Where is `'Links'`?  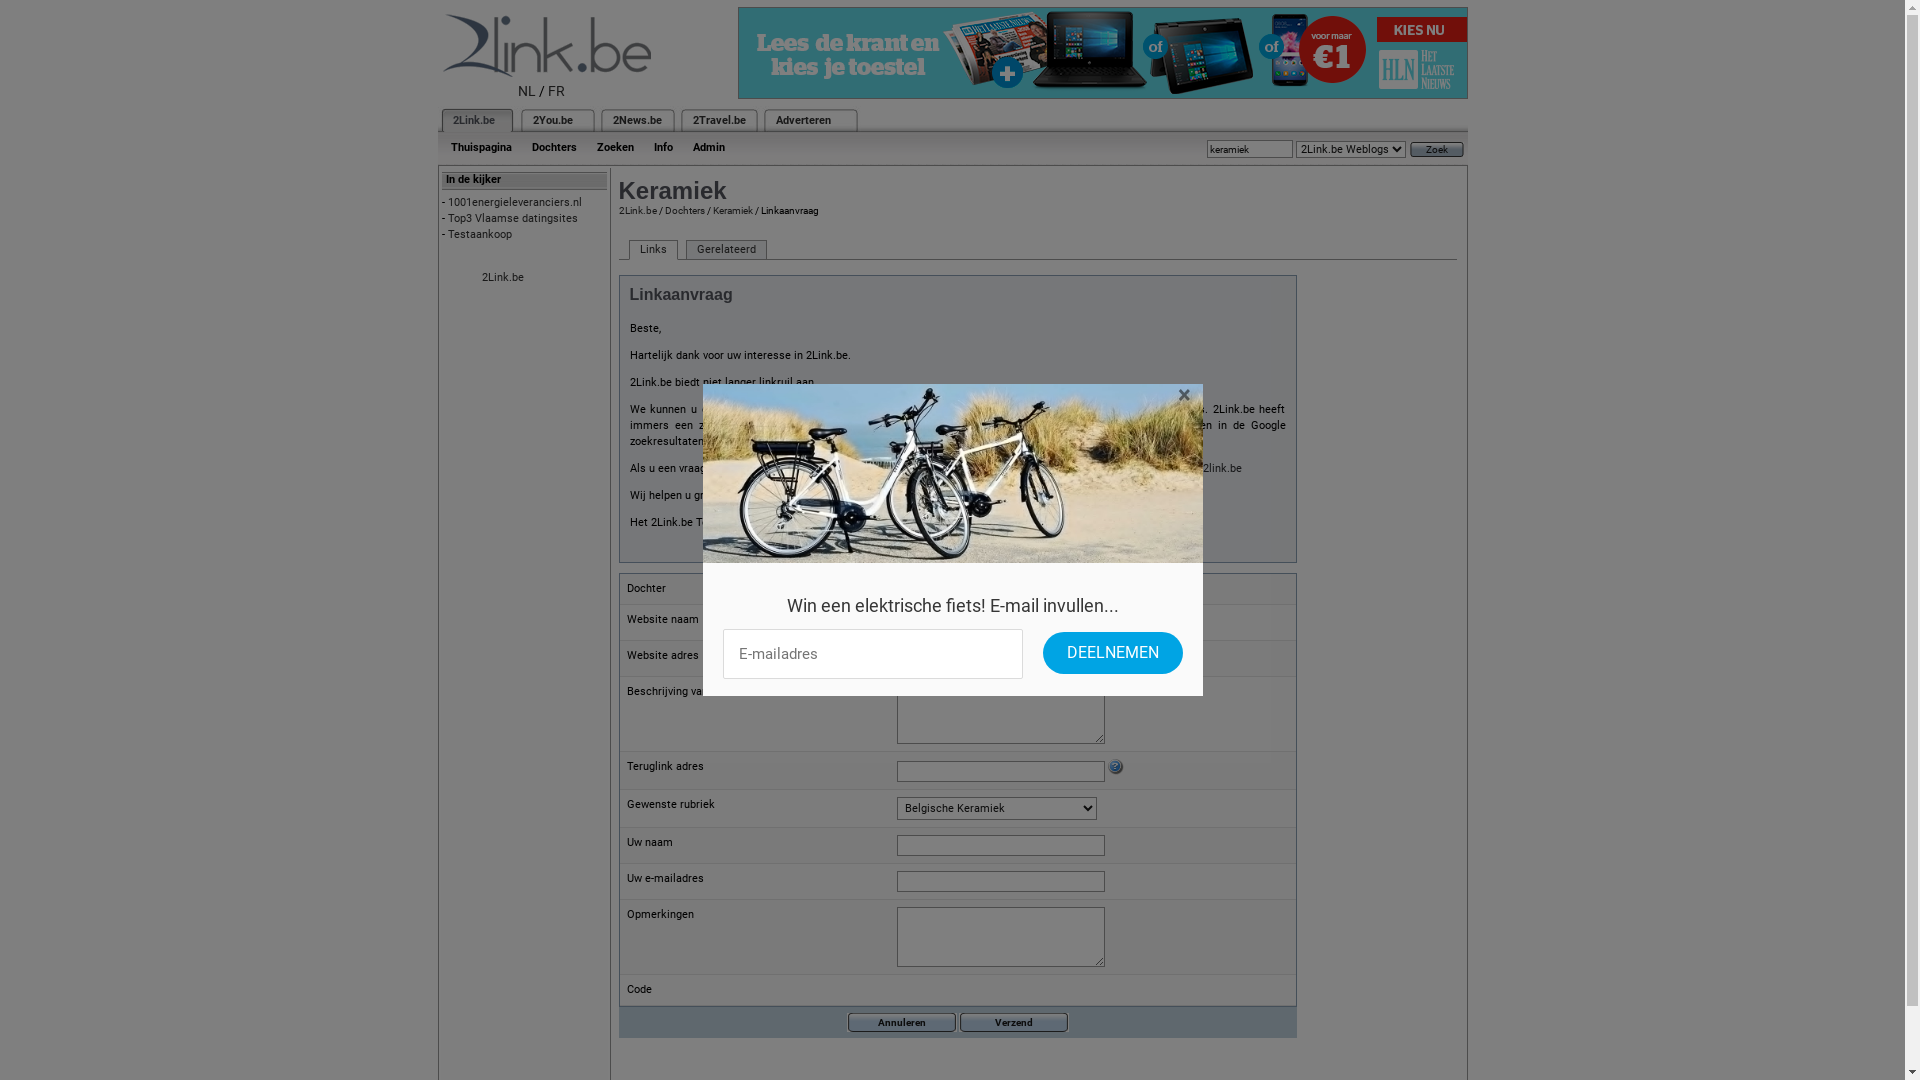
'Links' is located at coordinates (652, 249).